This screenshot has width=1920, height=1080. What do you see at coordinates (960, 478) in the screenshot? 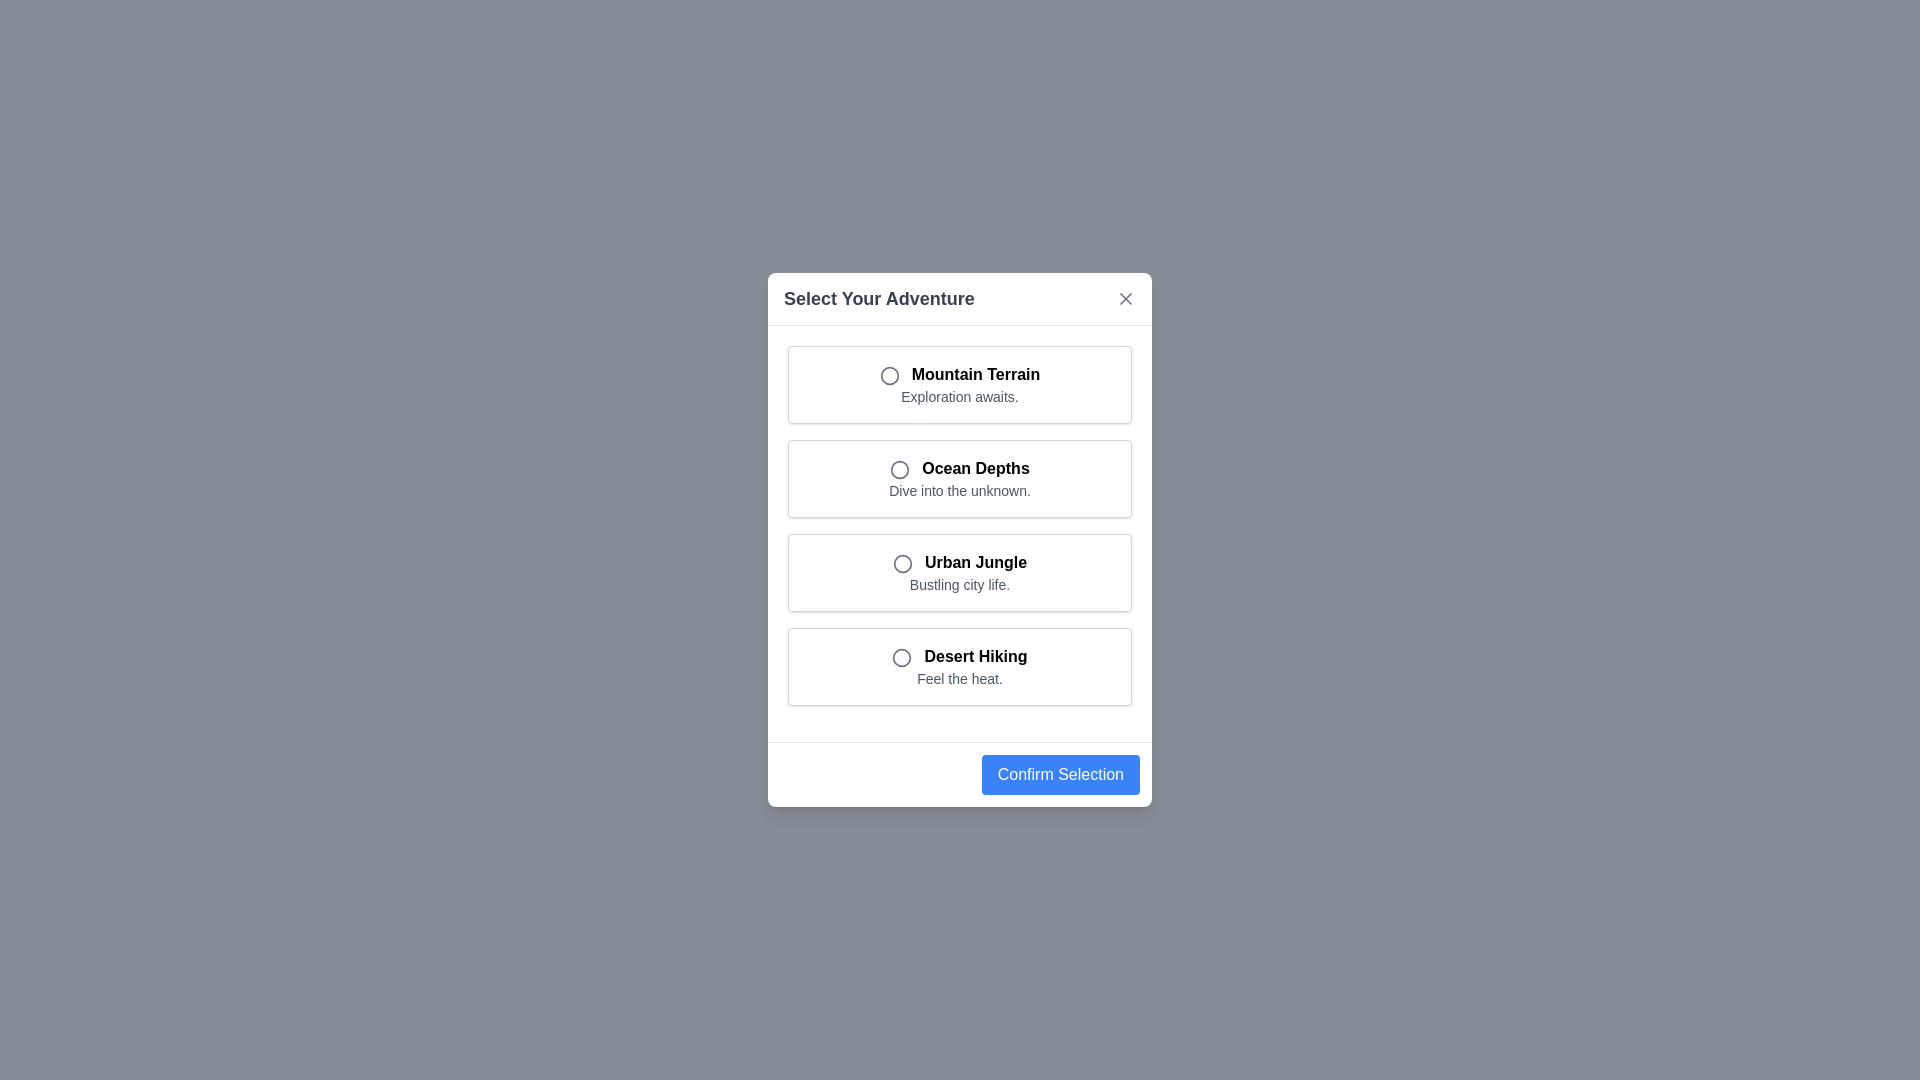
I see `the adventure option Ocean Depths` at bounding box center [960, 478].